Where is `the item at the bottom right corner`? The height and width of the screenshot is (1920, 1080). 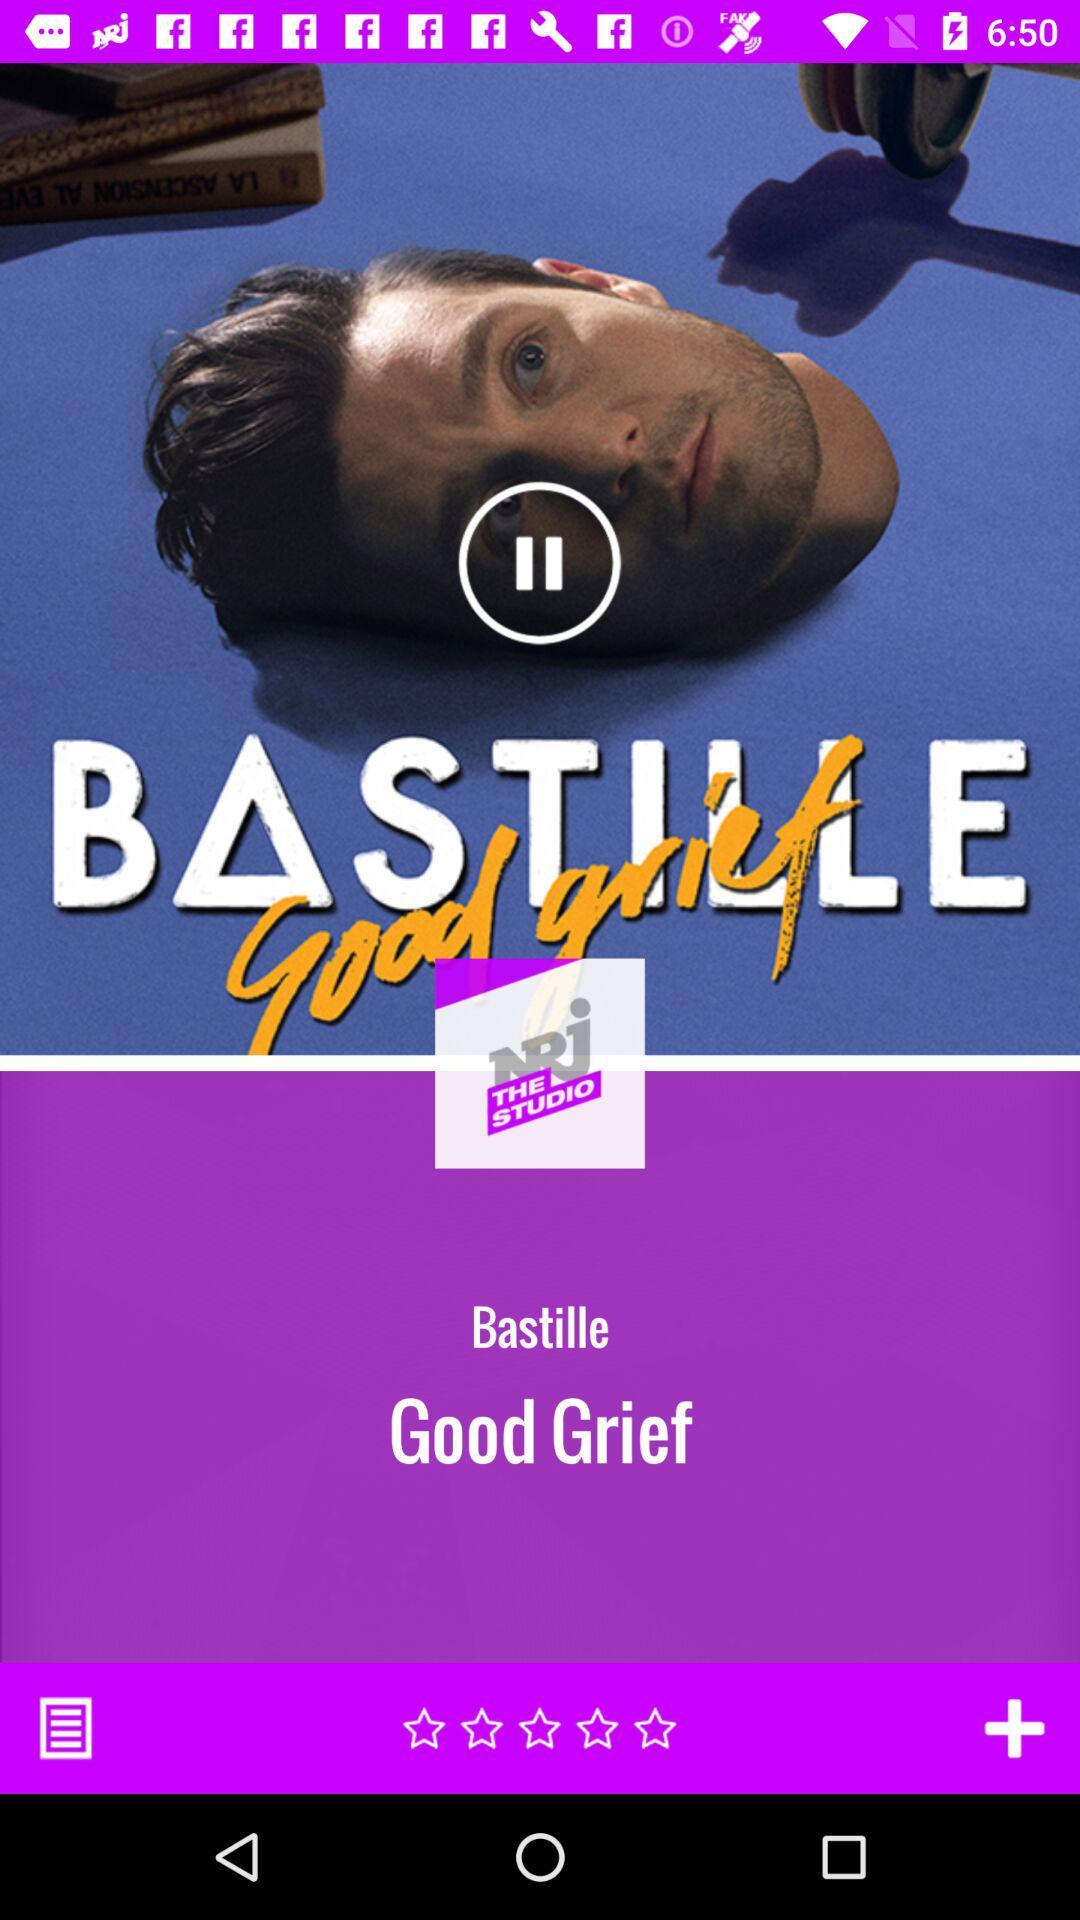 the item at the bottom right corner is located at coordinates (1014, 1727).